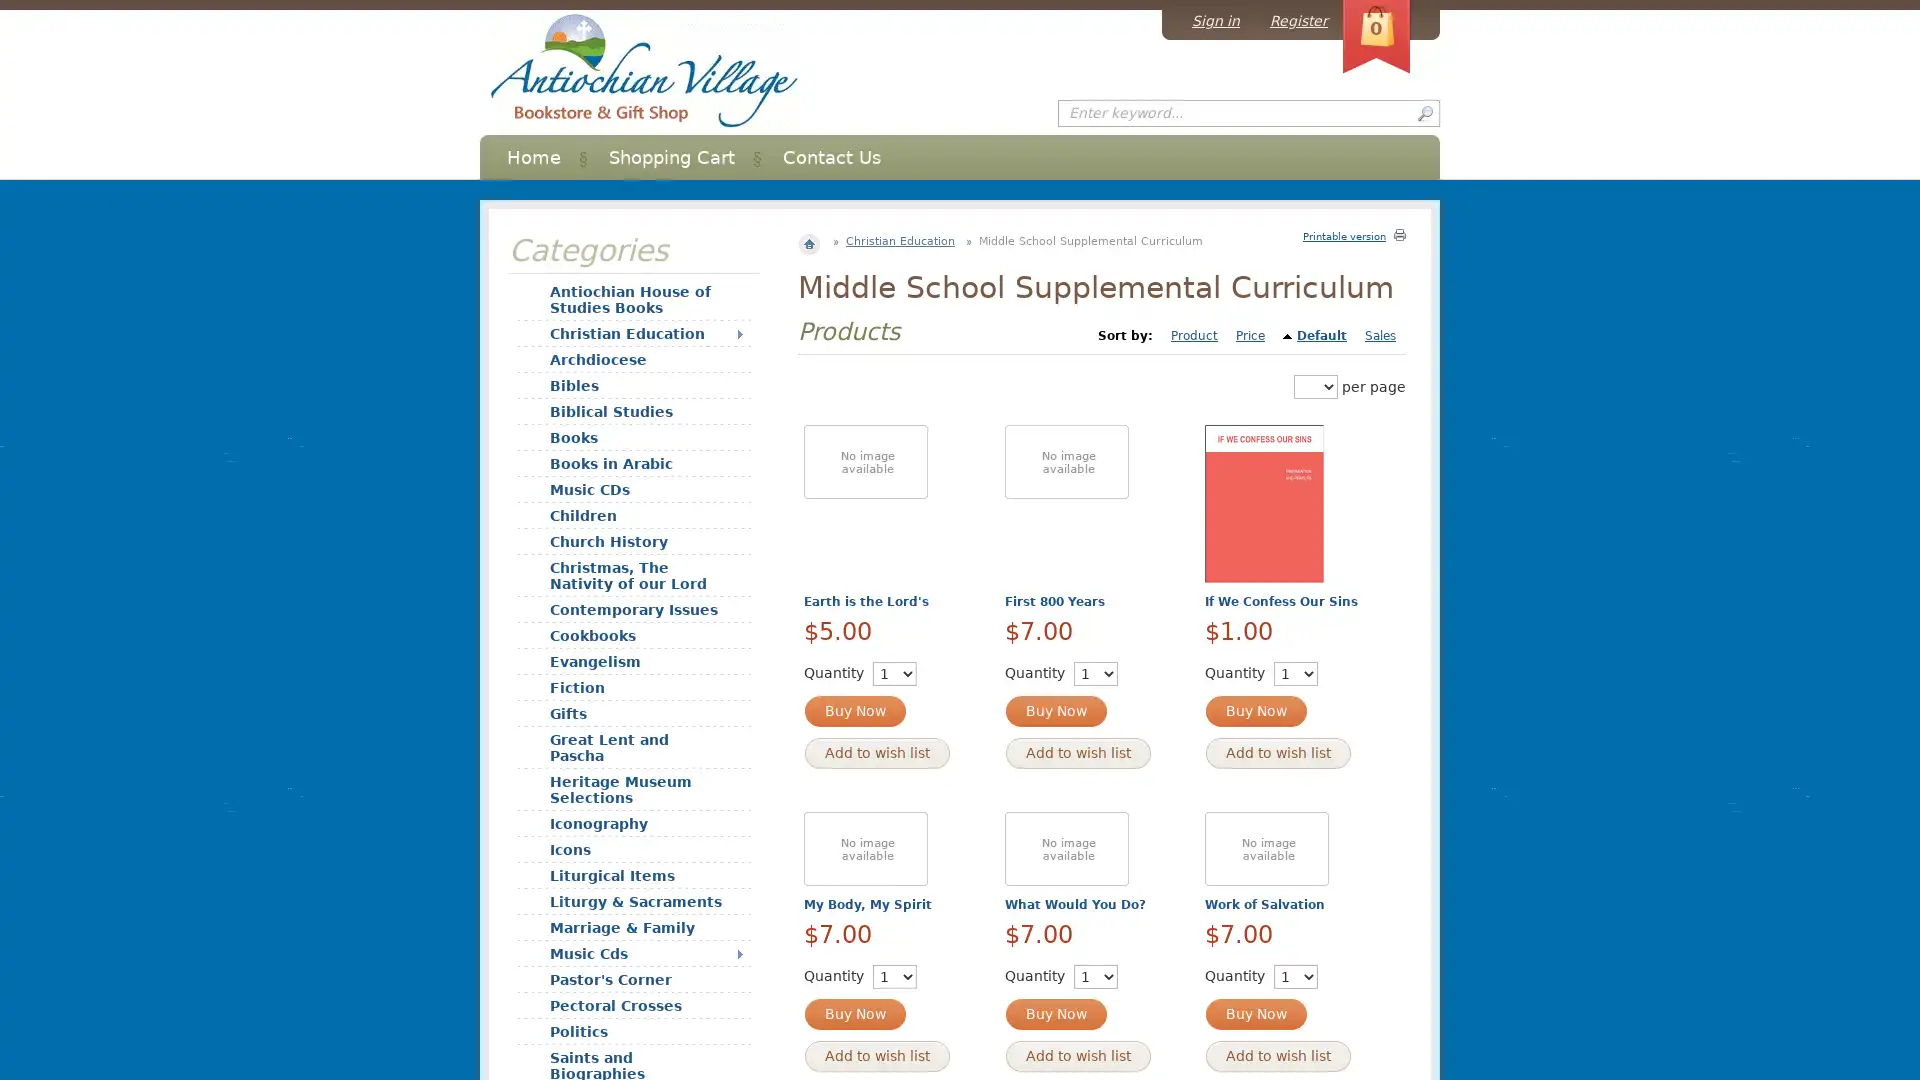 This screenshot has height=1080, width=1920. What do you see at coordinates (877, 1055) in the screenshot?
I see `Add to wish list` at bounding box center [877, 1055].